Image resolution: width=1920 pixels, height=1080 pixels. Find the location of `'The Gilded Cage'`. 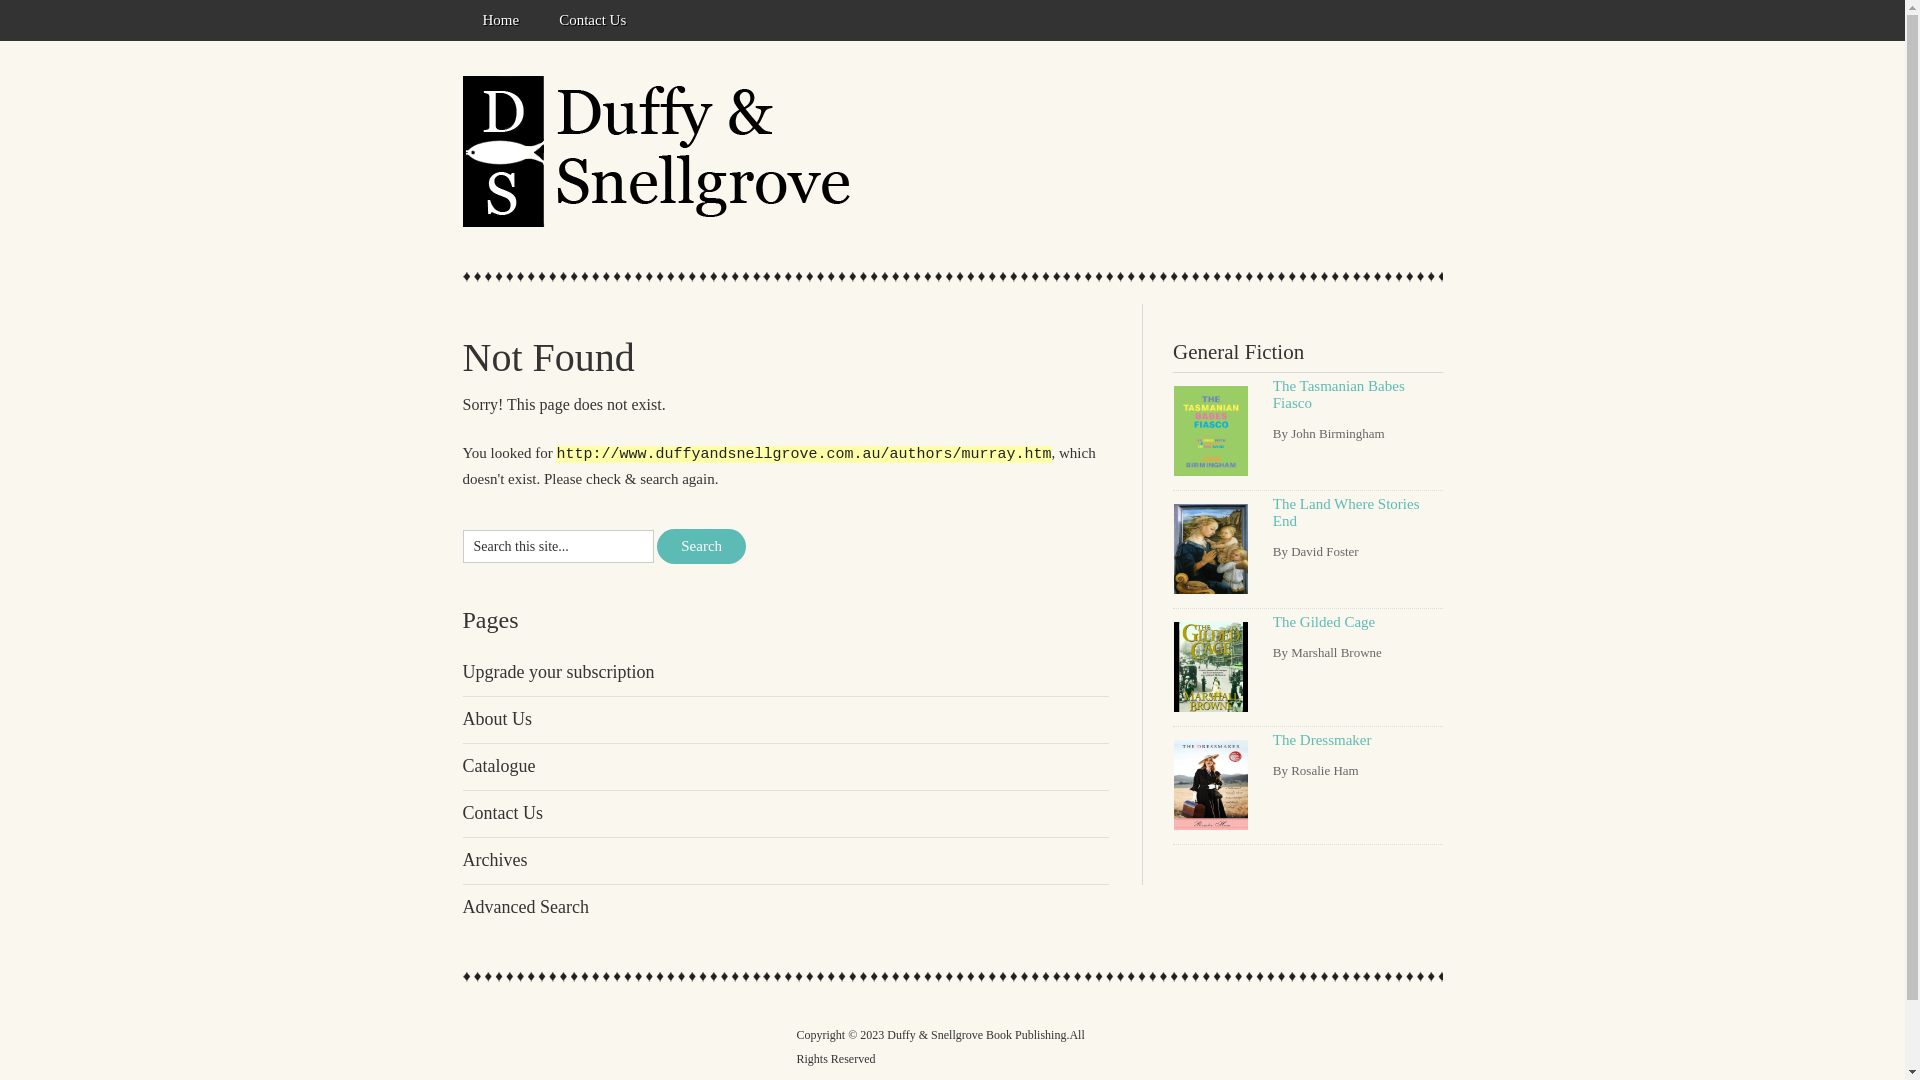

'The Gilded Cage' is located at coordinates (1324, 620).